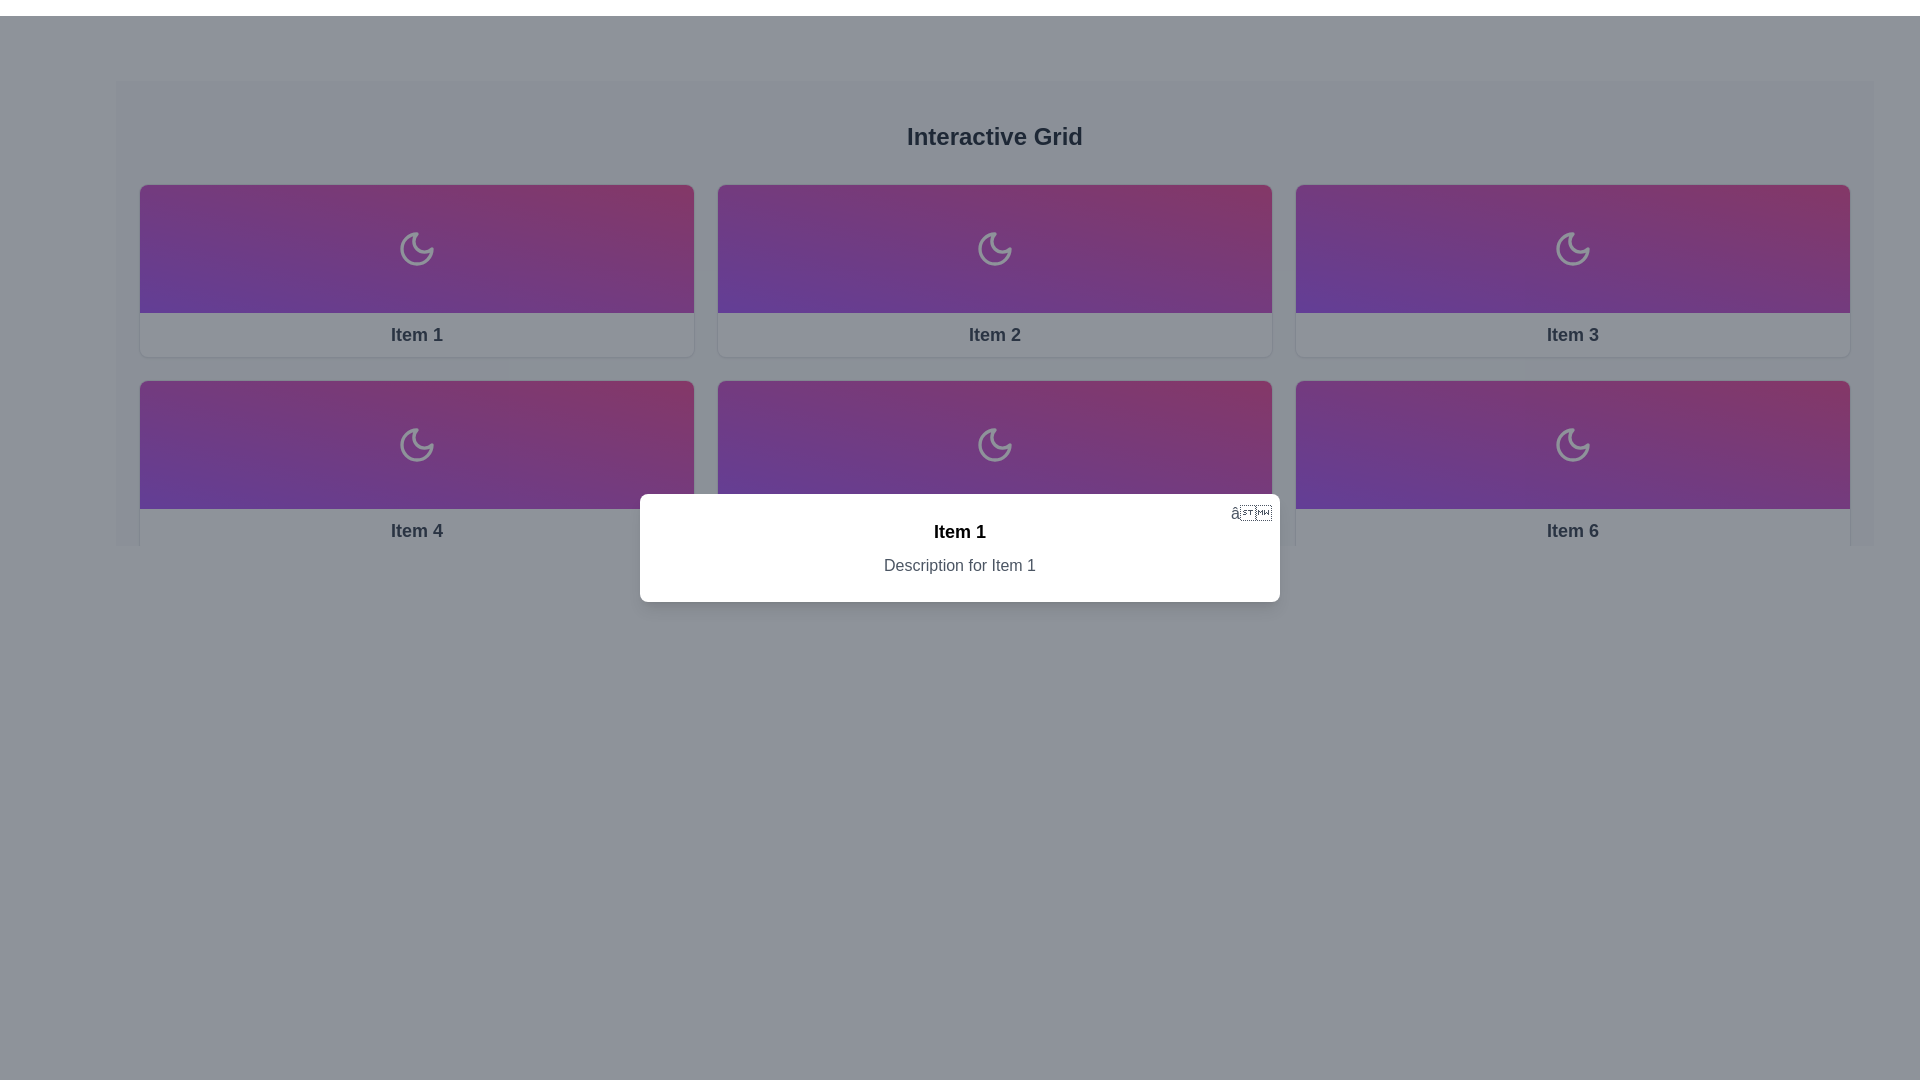 Image resolution: width=1920 pixels, height=1080 pixels. Describe the element at coordinates (416, 466) in the screenshot. I see `the fourth Card component in the grid layout, which is located in the second row, first column, directly below 'Item 1'` at that location.